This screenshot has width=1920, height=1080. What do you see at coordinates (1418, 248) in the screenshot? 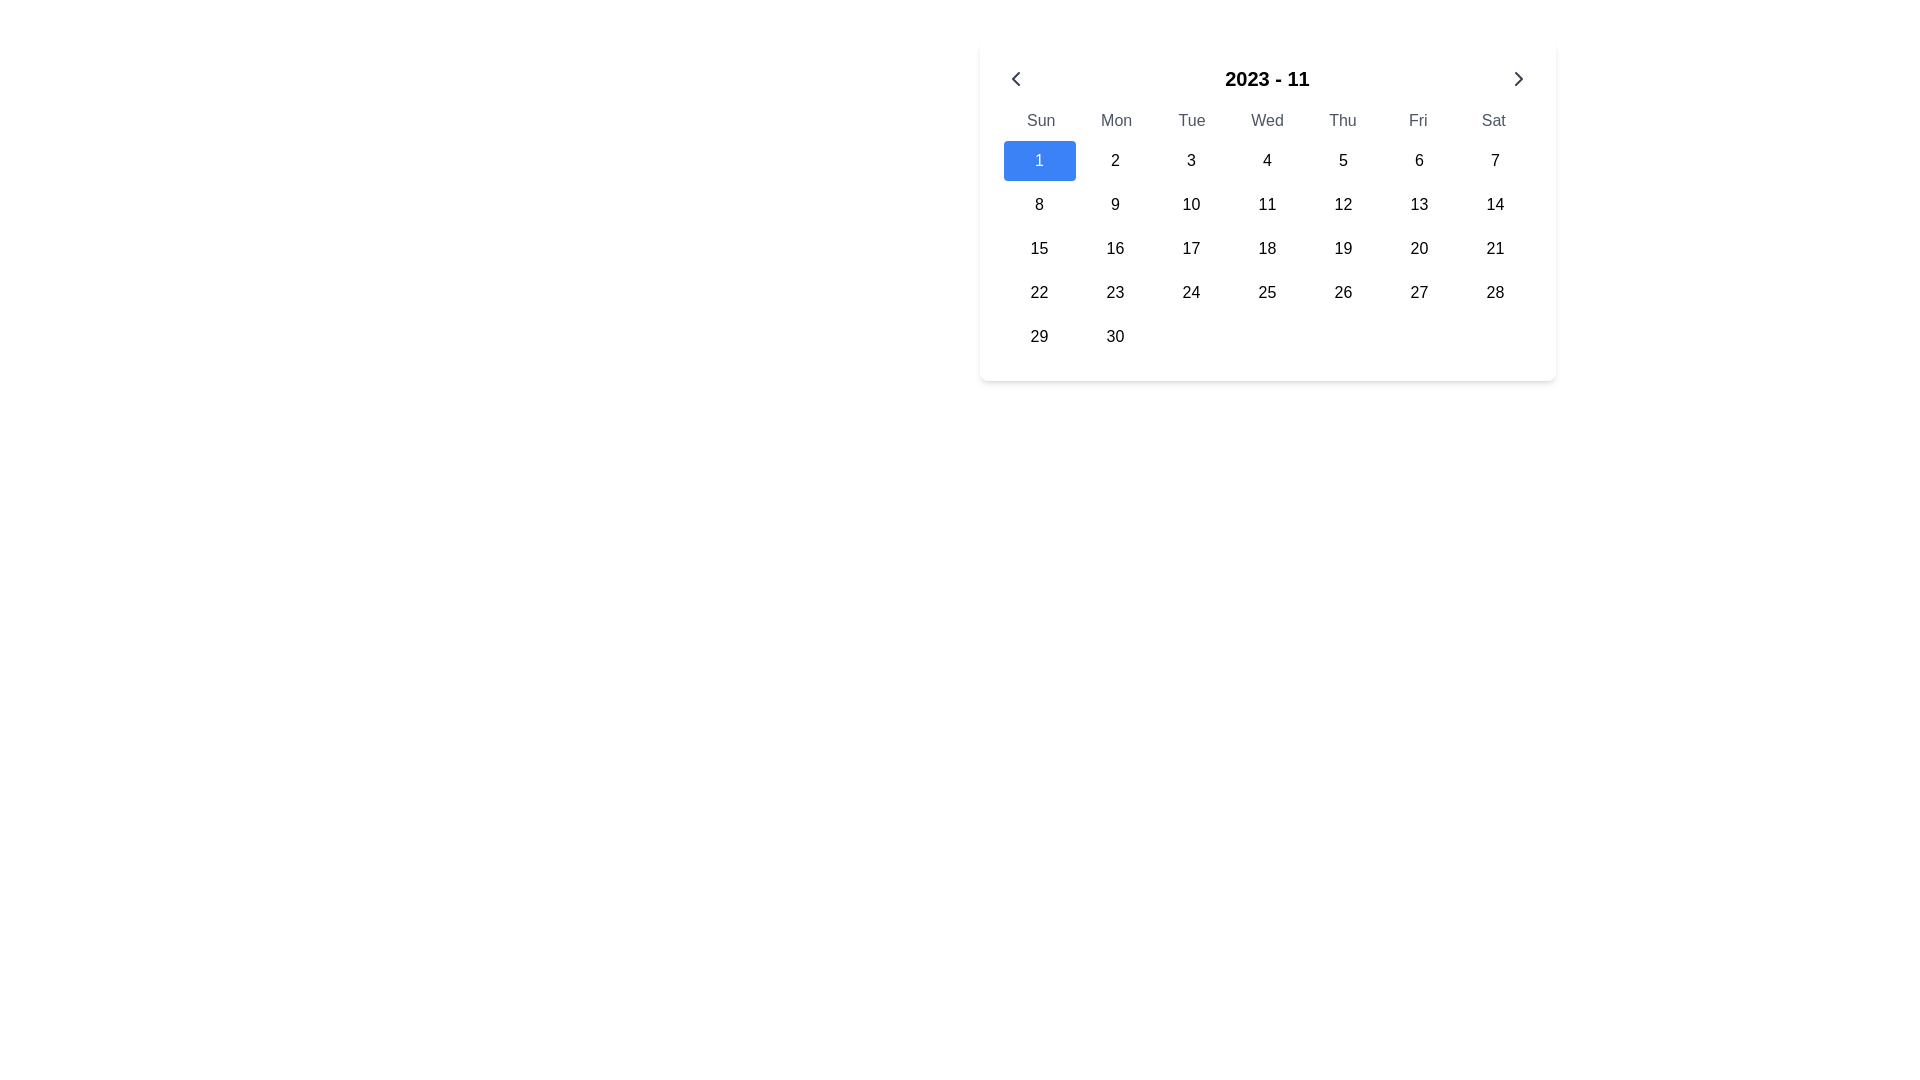
I see `the button displaying the number '20' on the calendar interface` at bounding box center [1418, 248].